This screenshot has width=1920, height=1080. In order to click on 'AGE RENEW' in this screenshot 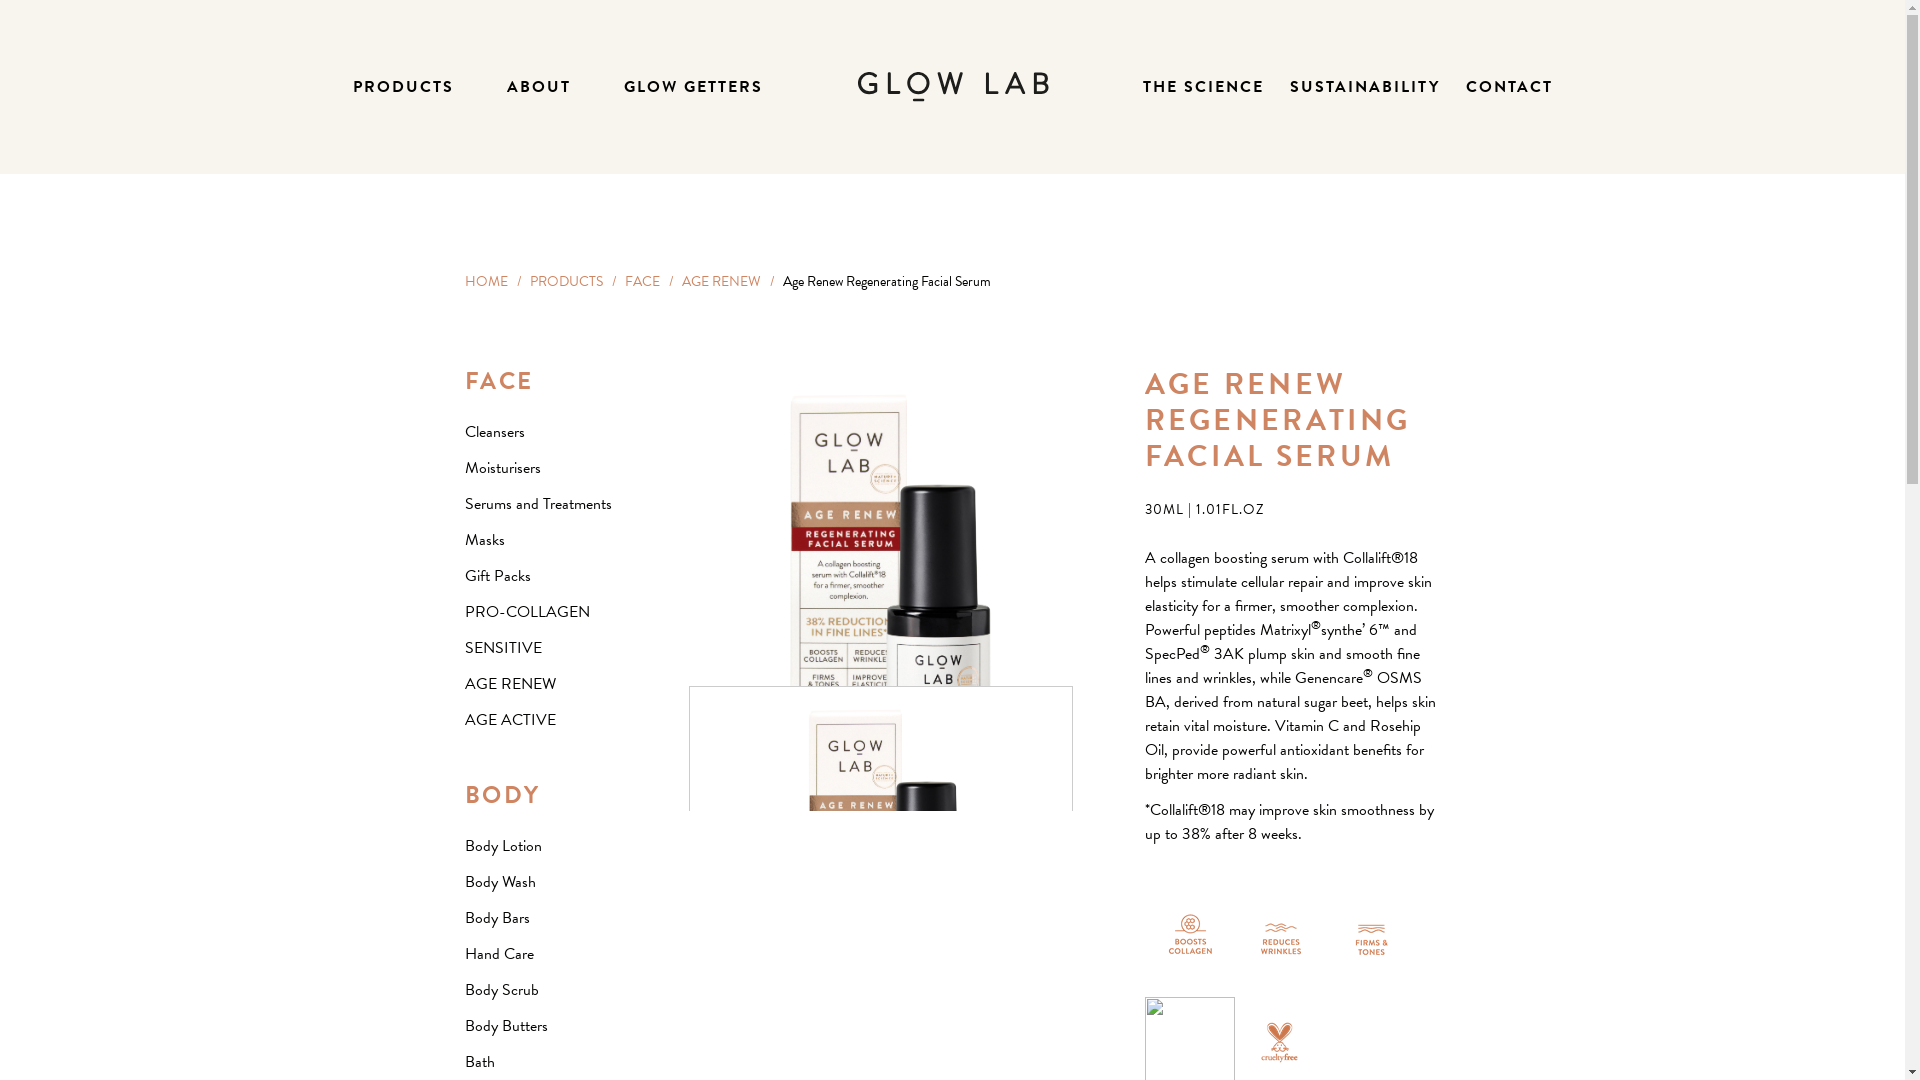, I will do `click(681, 281)`.